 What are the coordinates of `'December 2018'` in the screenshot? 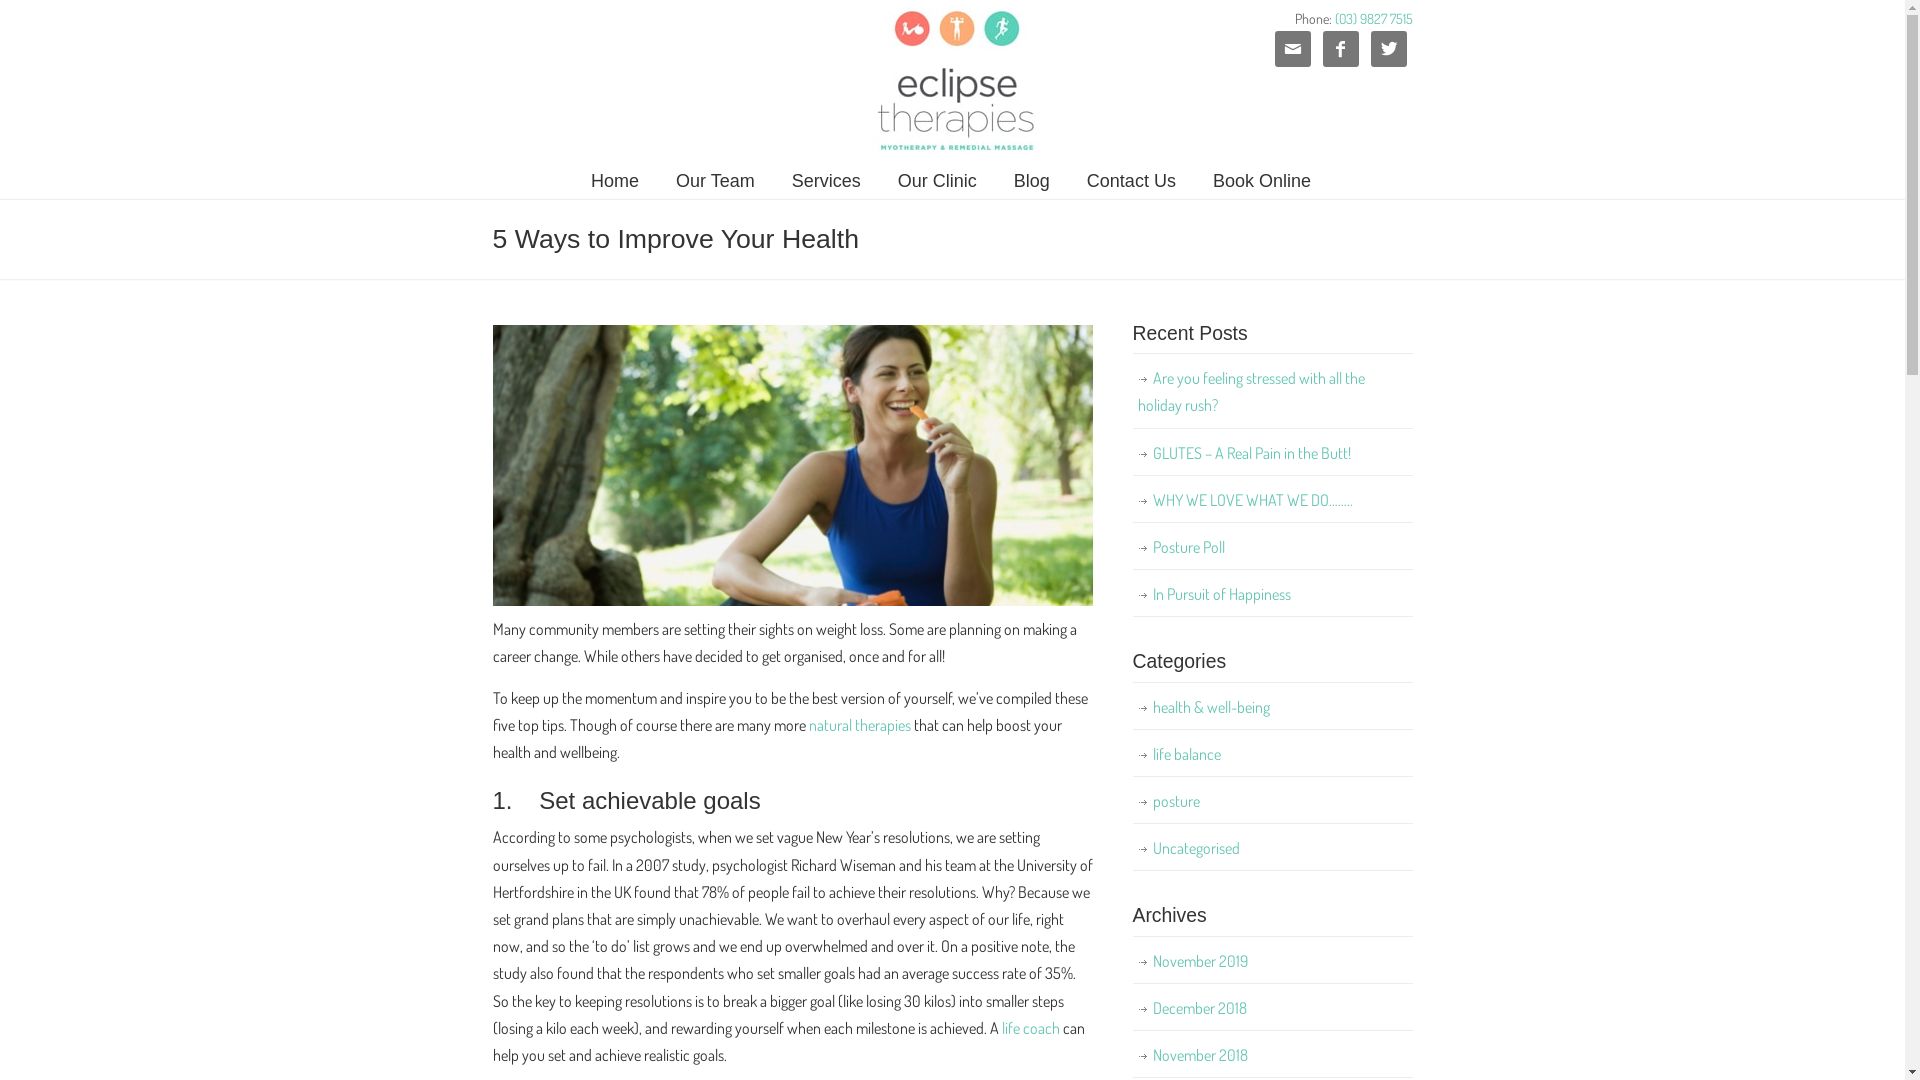 It's located at (1271, 1008).